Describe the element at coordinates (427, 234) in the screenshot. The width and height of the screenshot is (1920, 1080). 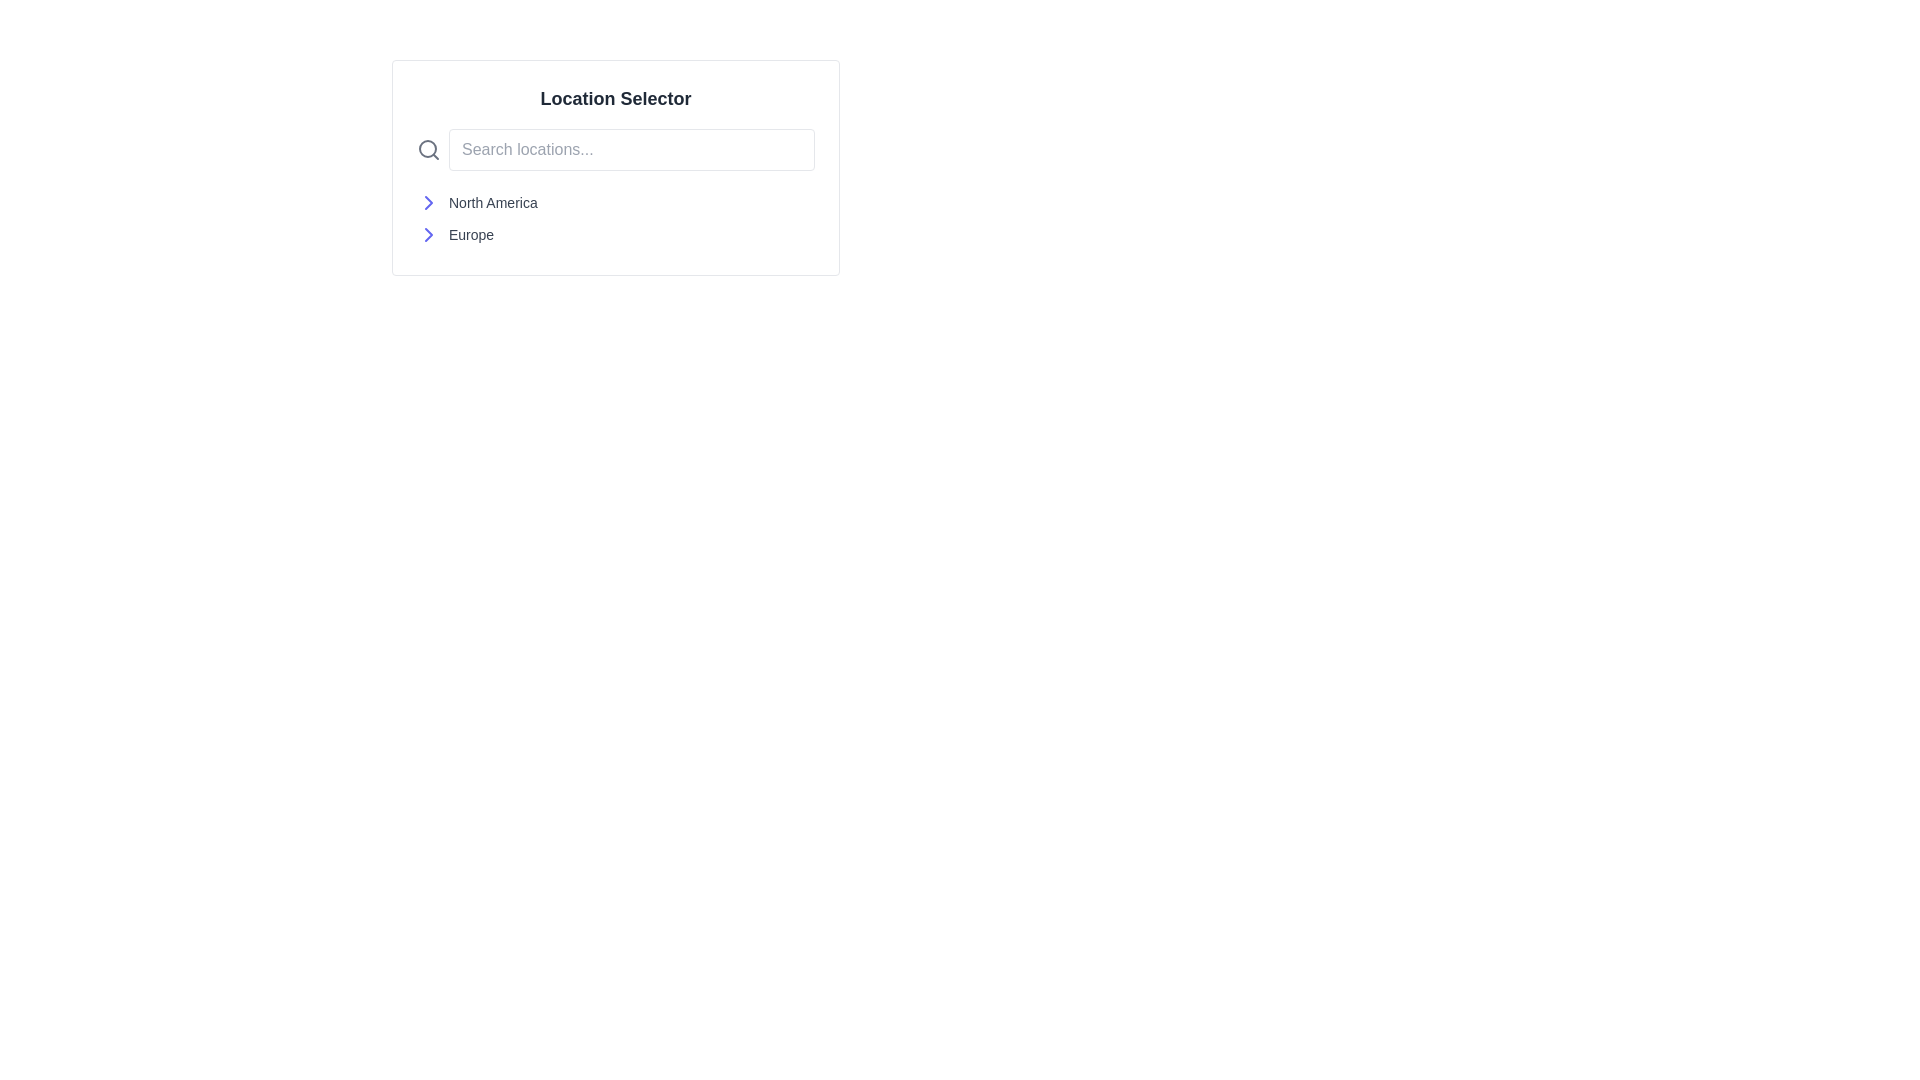
I see `the associated 'Europe' text by clicking on its linked Chevron Icon, which indicates navigation to a sub-section related to 'Europe'` at that location.